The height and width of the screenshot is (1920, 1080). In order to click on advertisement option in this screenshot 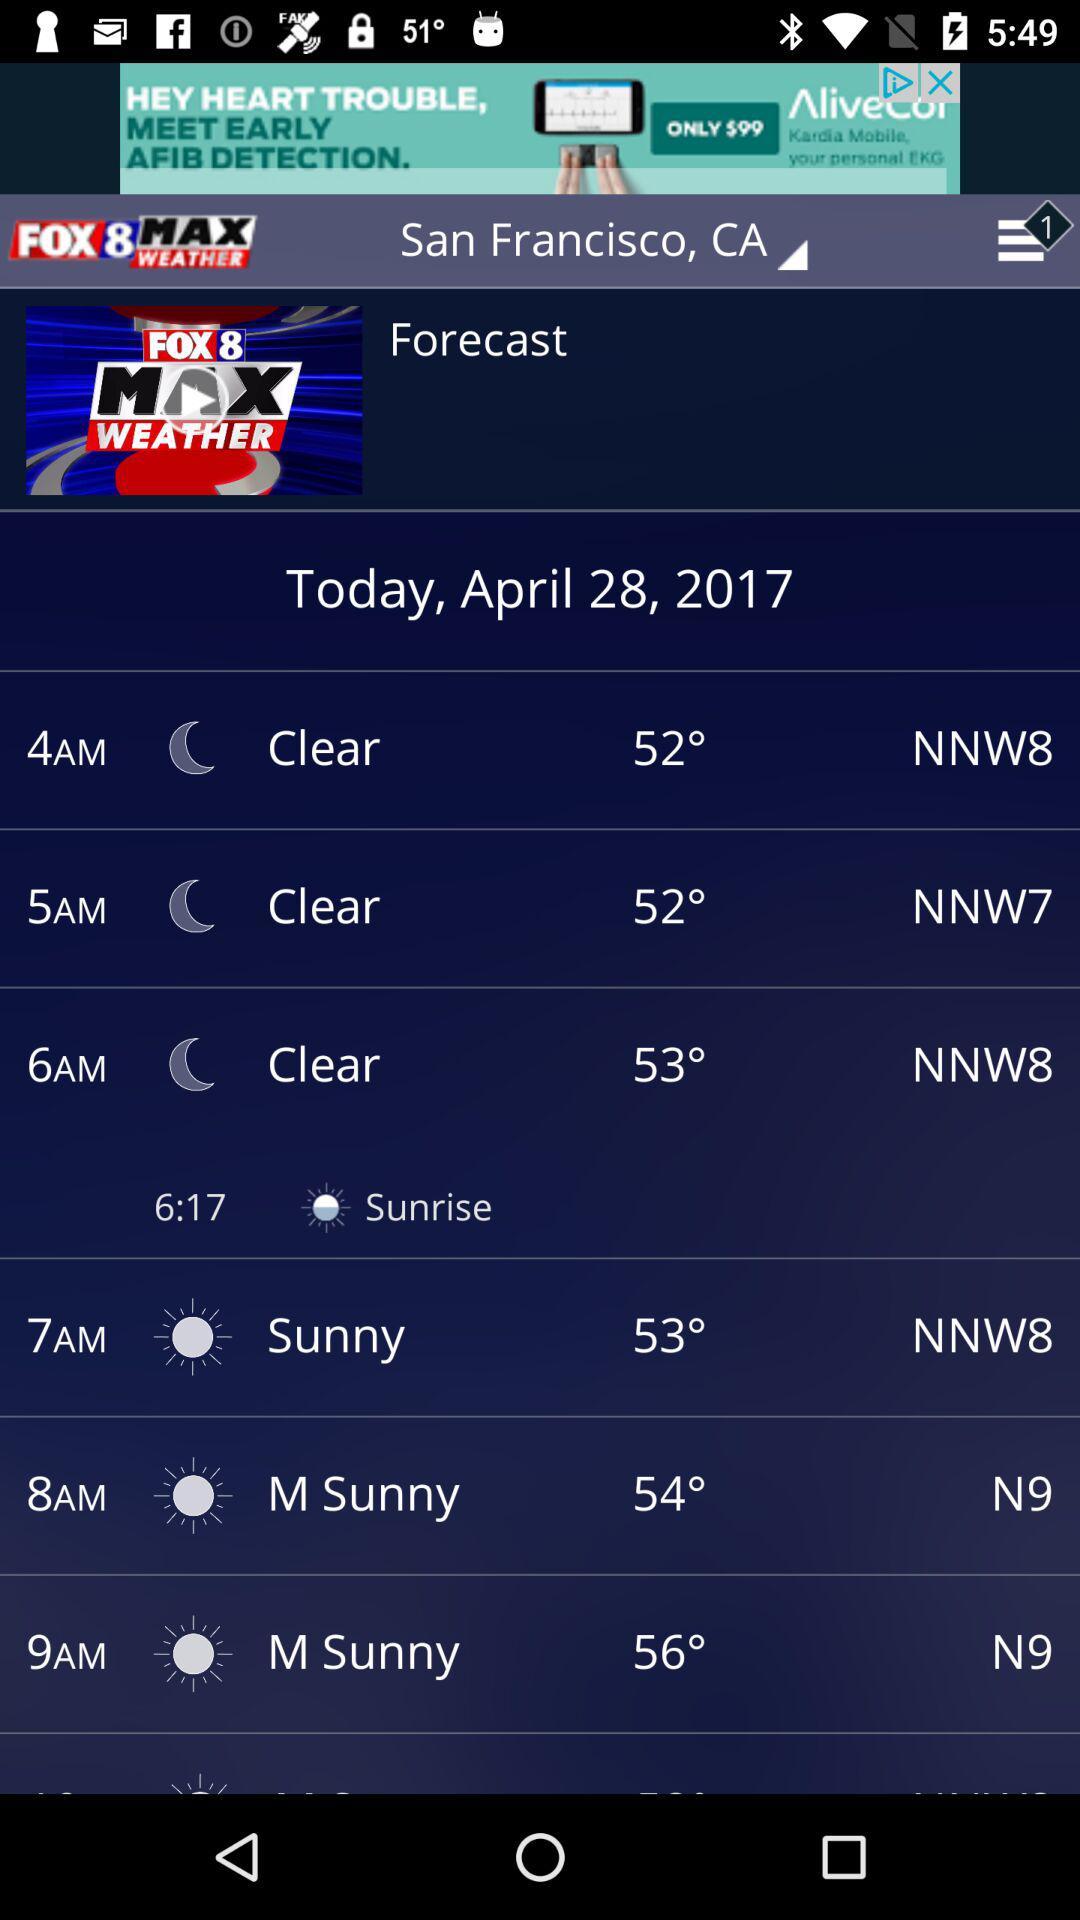, I will do `click(540, 127)`.